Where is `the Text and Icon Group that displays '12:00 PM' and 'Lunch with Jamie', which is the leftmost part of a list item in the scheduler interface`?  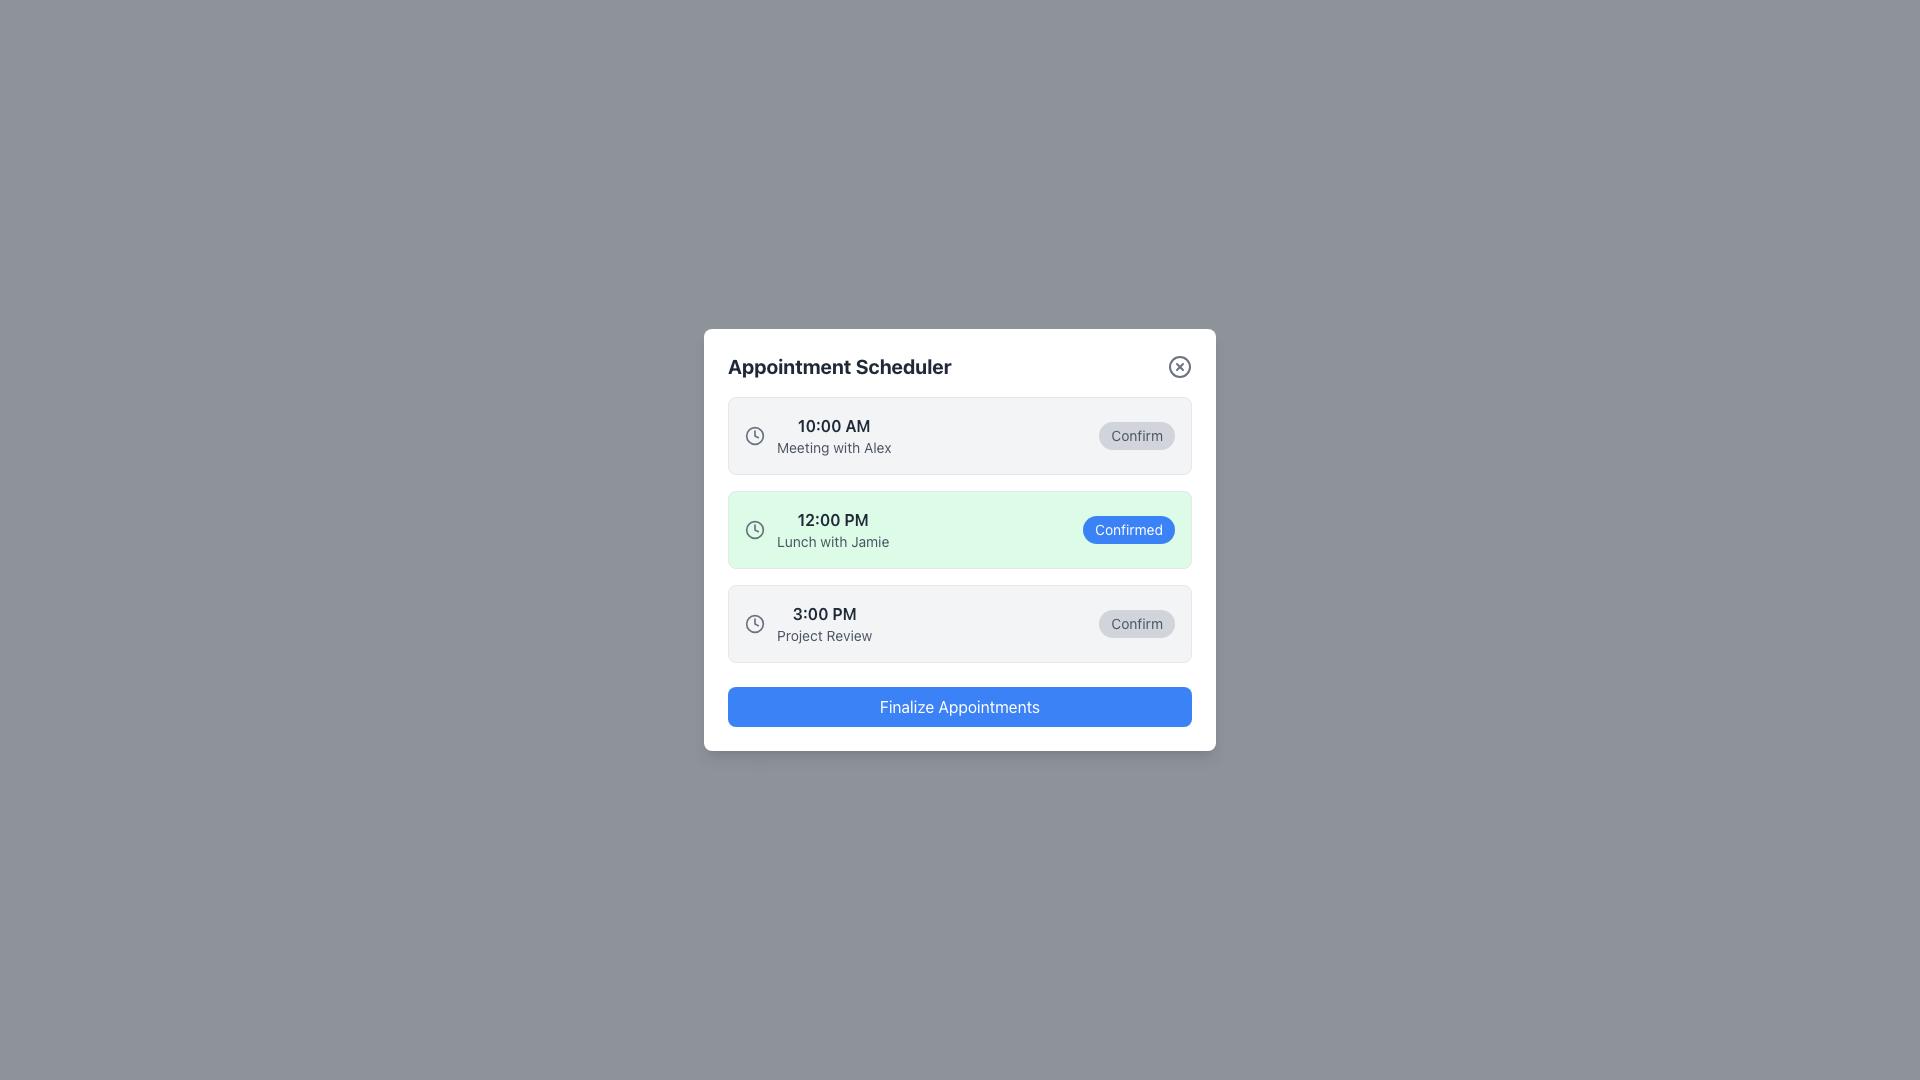 the Text and Icon Group that displays '12:00 PM' and 'Lunch with Jamie', which is the leftmost part of a list item in the scheduler interface is located at coordinates (817, 528).